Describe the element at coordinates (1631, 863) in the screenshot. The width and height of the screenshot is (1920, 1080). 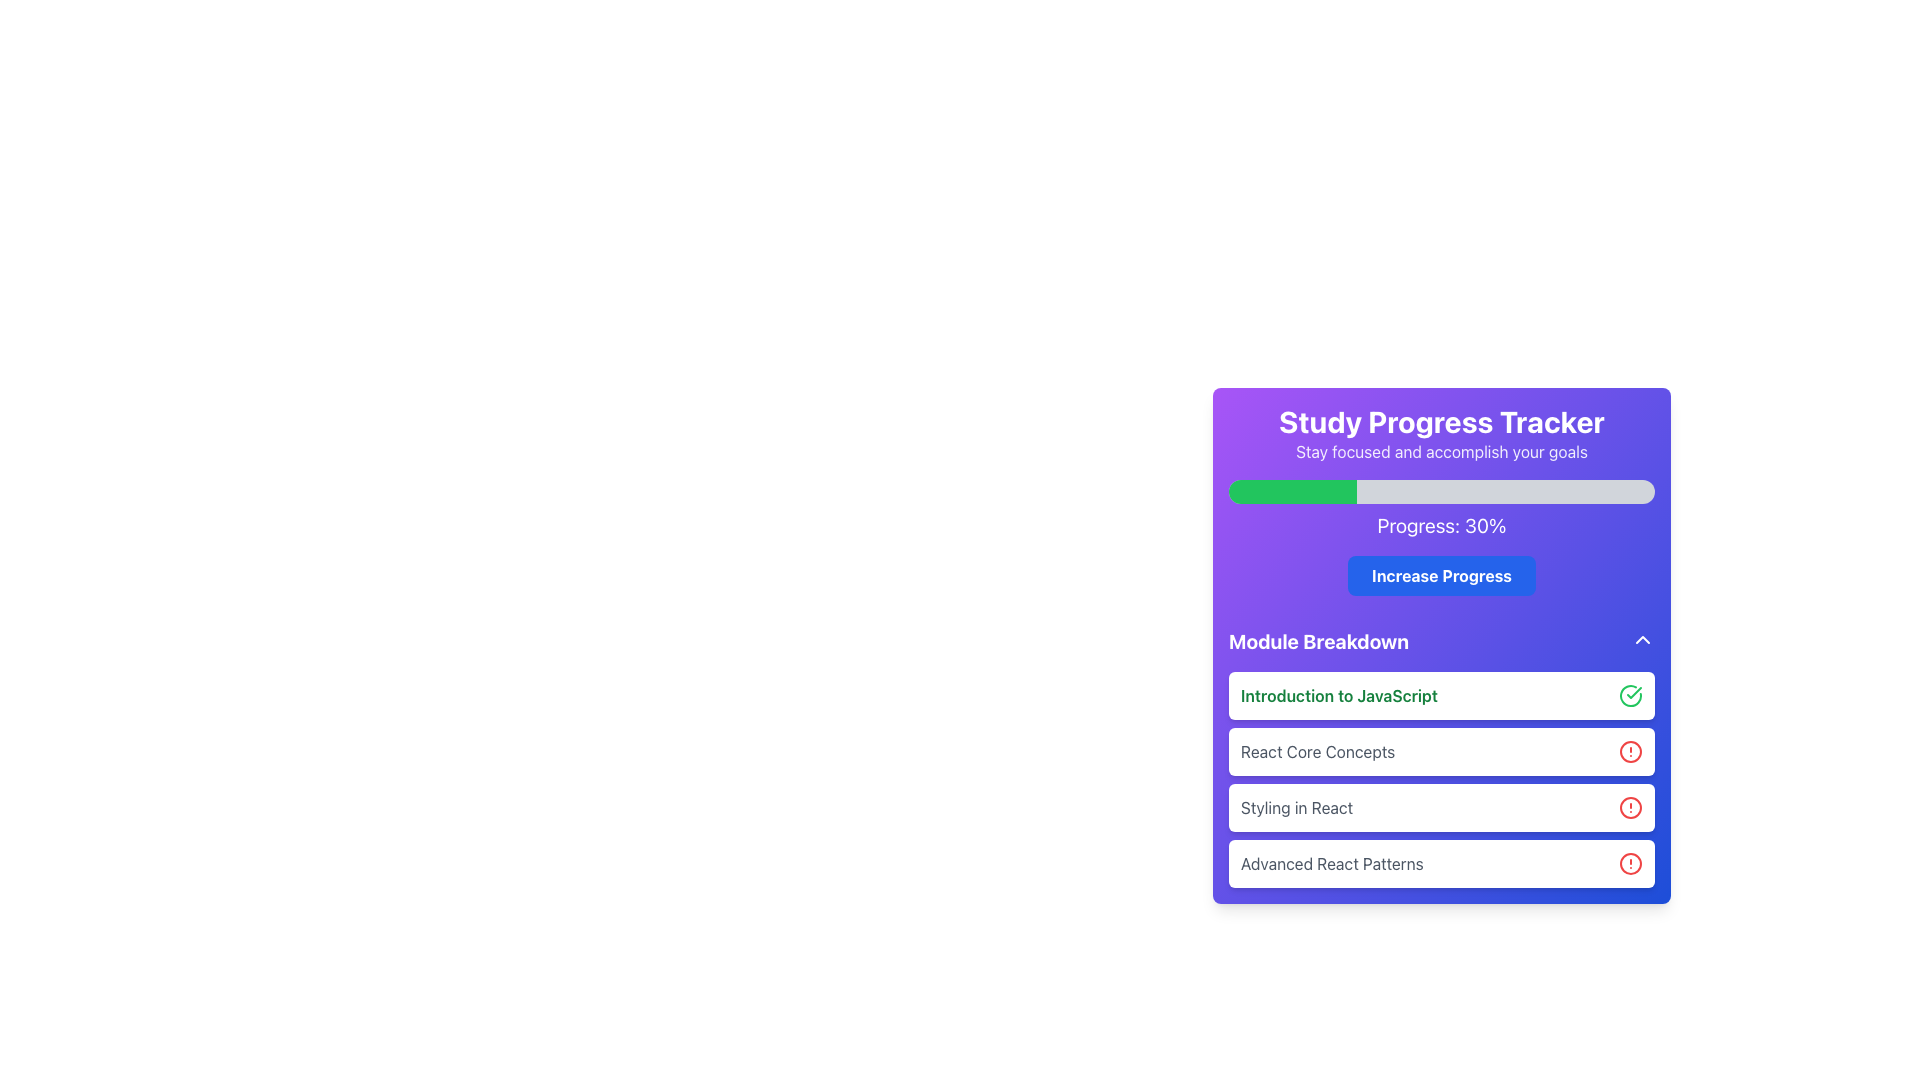
I see `the details of the Warning icon located on the far right side of the 'Advanced React Patterns' module entry in the 'Module Breakdown' section` at that location.